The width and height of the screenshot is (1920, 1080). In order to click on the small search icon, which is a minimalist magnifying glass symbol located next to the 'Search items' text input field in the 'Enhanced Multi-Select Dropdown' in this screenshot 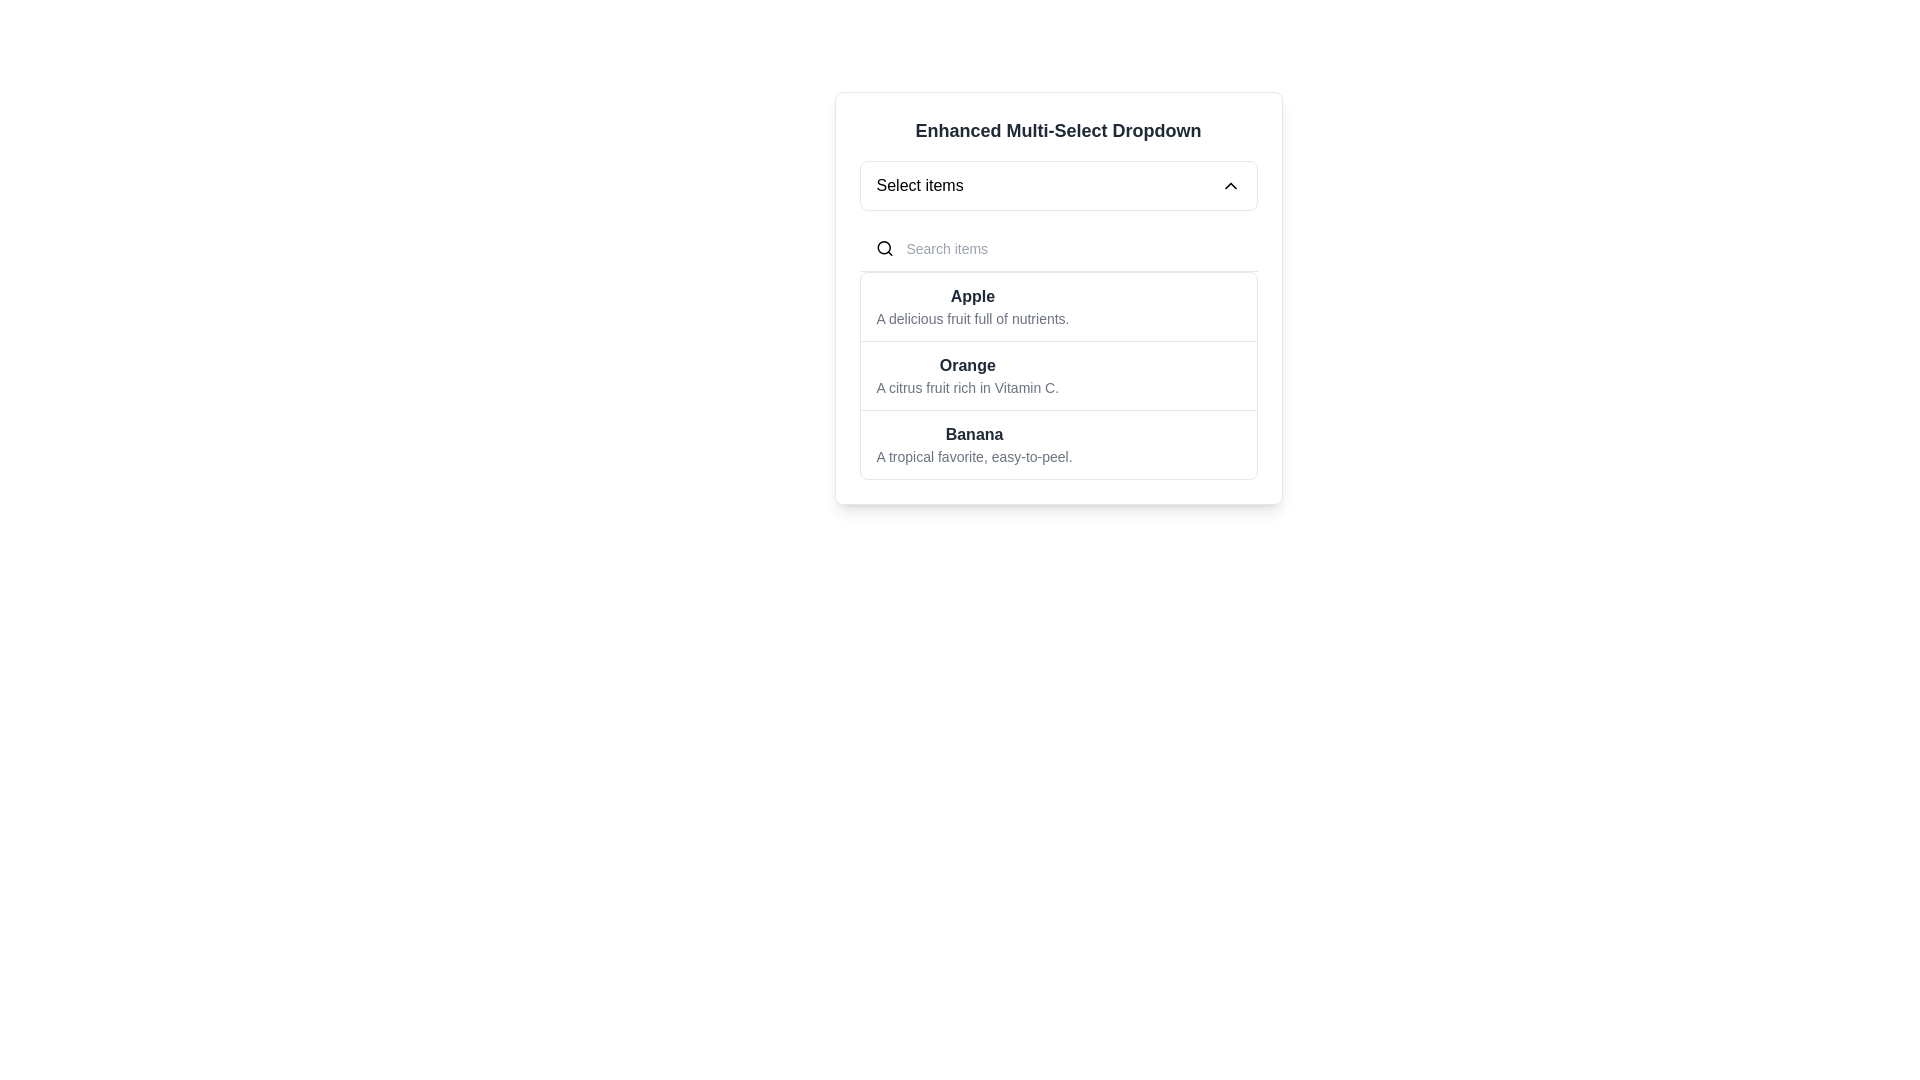, I will do `click(883, 248)`.